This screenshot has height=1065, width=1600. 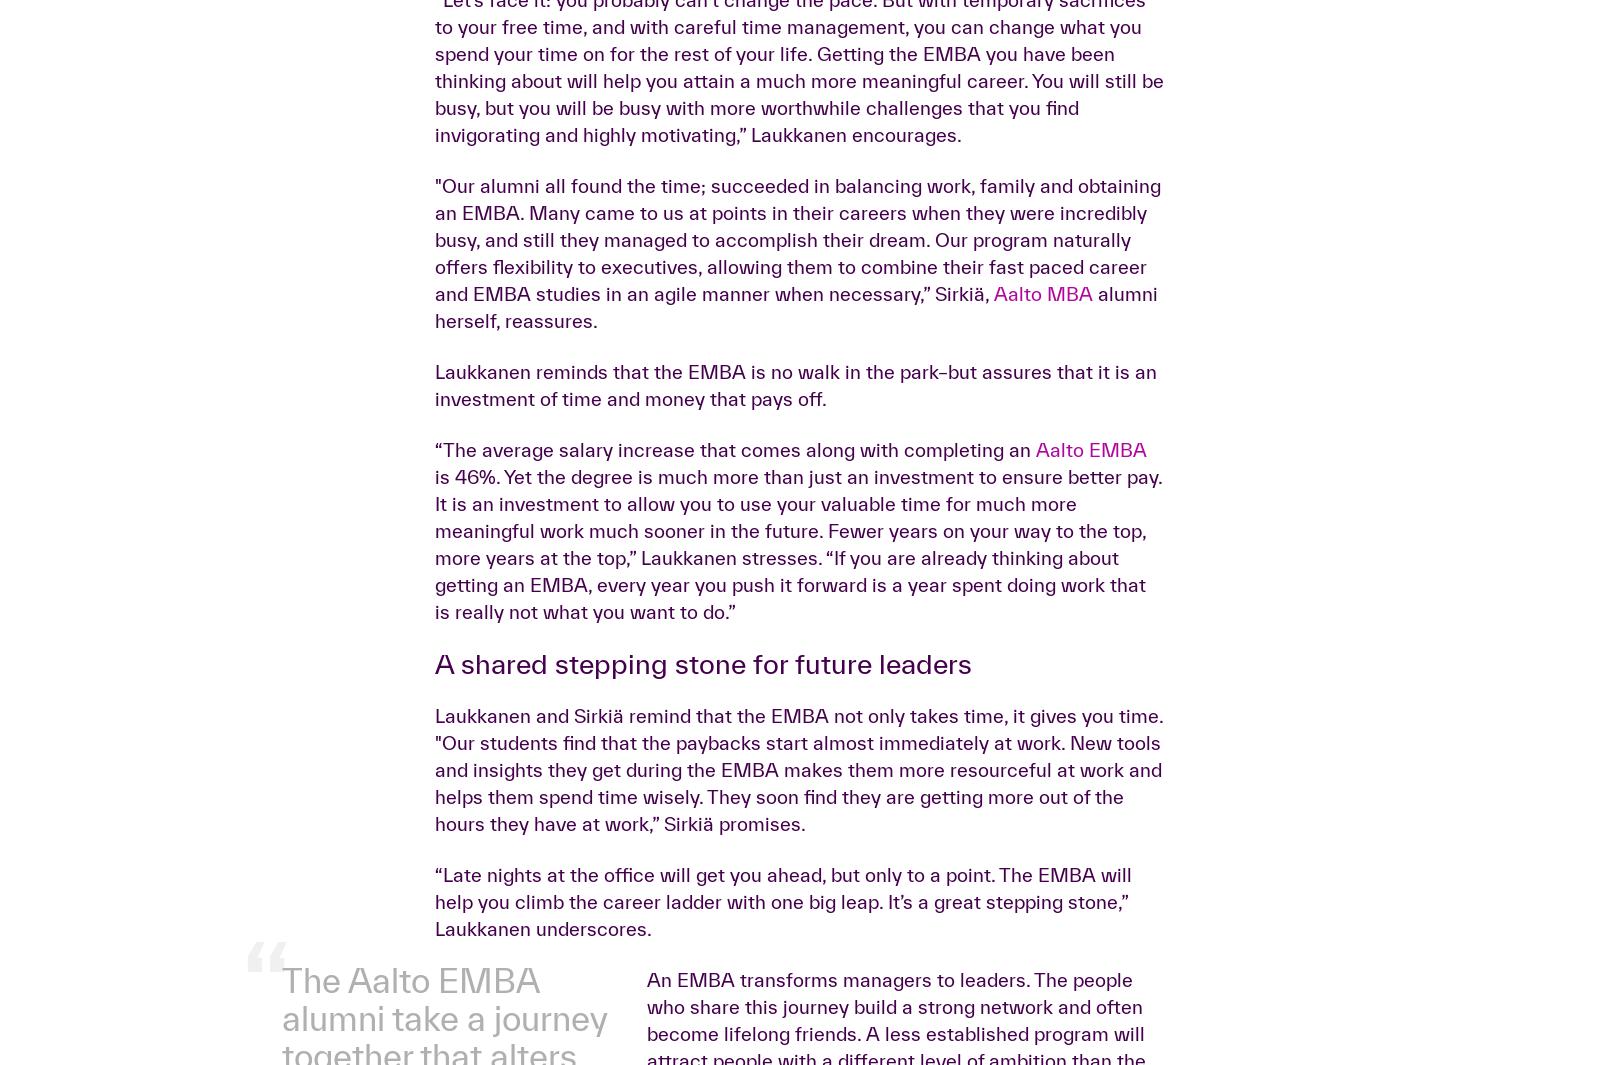 I want to click on 'is 46%. Yet the degree is much more than just an investment to ensure better pay. It is an investment to allow you to use your valuable time for much more meaningful work much sooner in the future. Fewer years on your way to the top, more years at the top,” Laukkanen stresses. “If you are already thinking about getting an EMBA, every year you push it forward is a year spent doing work that is really not what you want to do.”', so click(x=798, y=859).